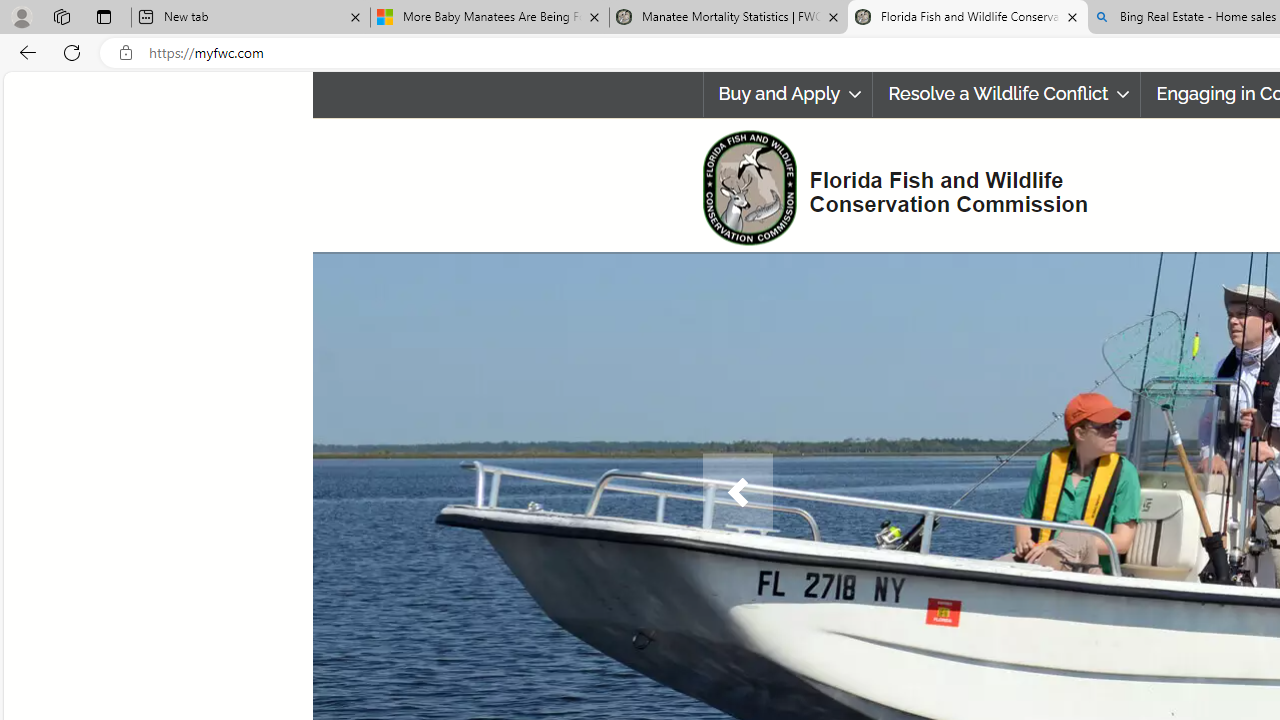  I want to click on 'Close tab', so click(1071, 17).